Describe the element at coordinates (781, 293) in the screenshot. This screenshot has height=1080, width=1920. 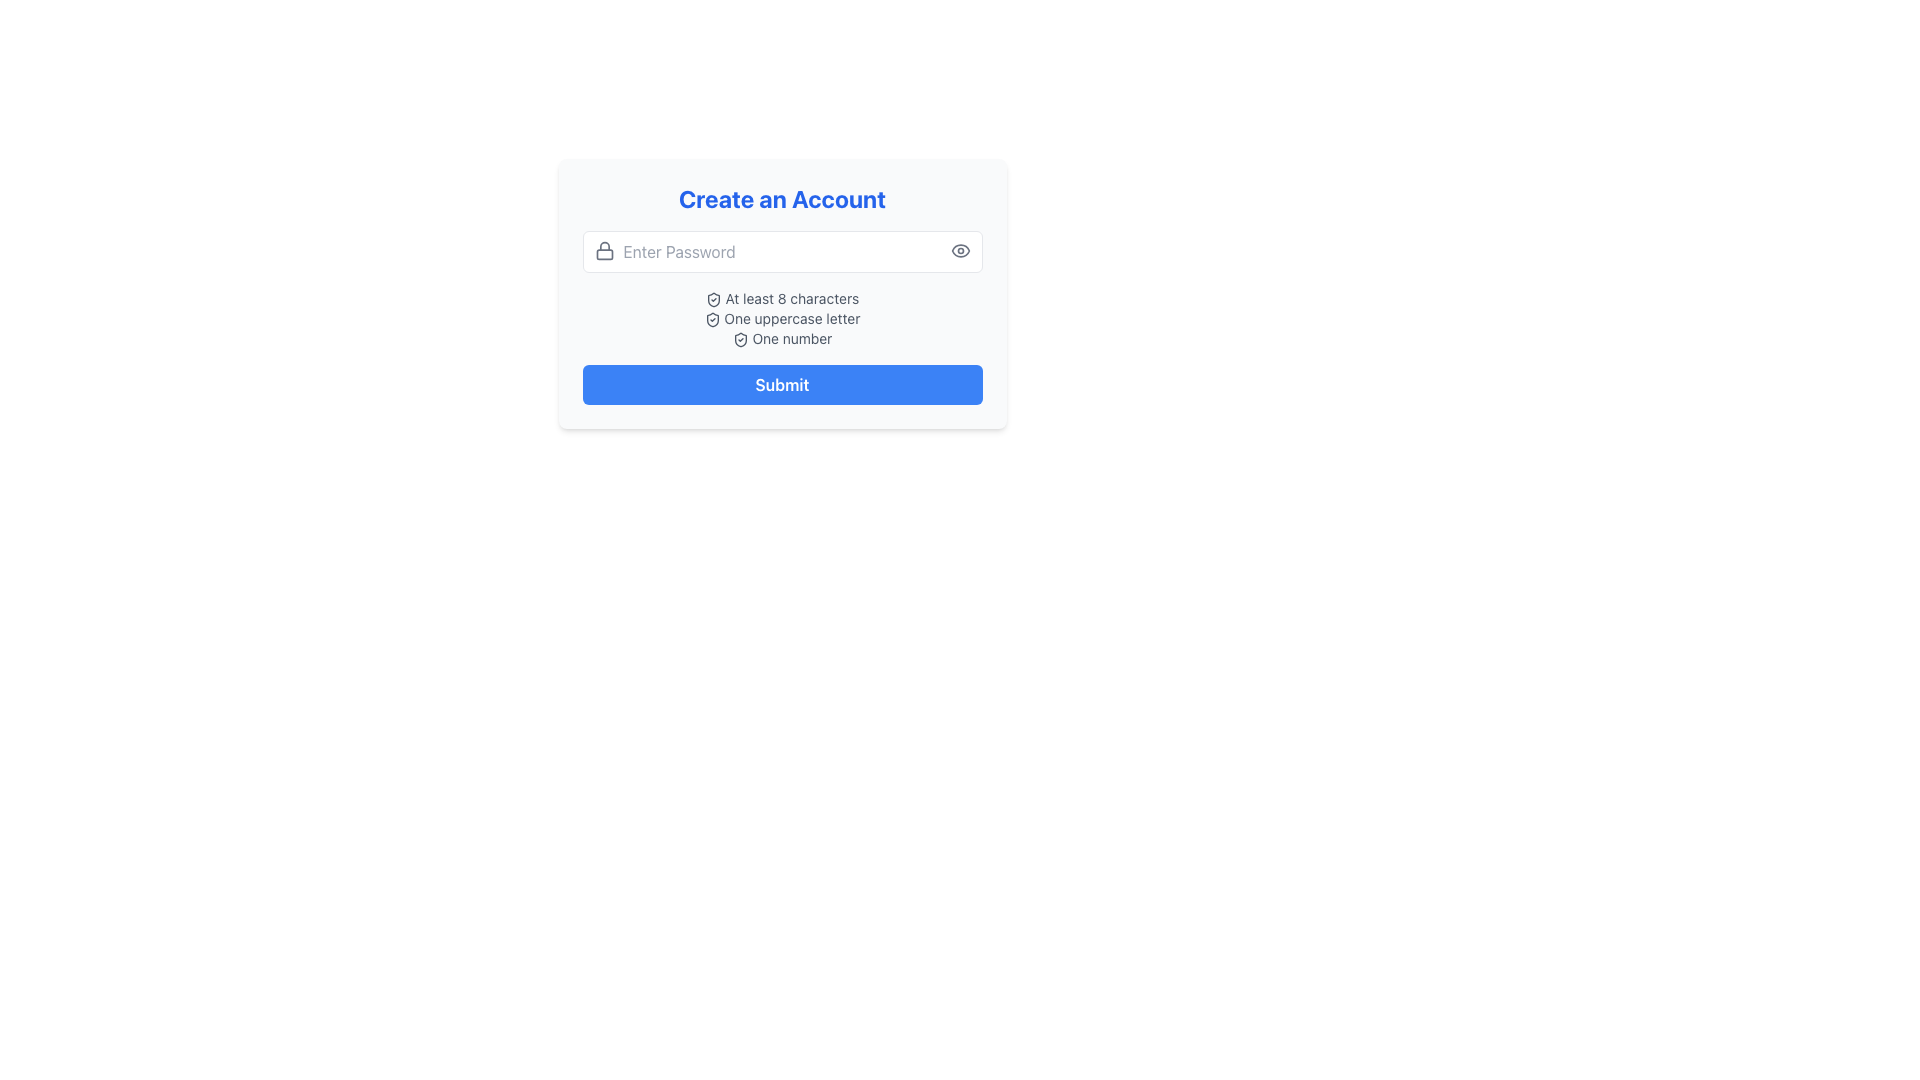
I see `the text or icons within the password creation section, which is centrally located below the 'Create an Account' title and above the 'Submit' button` at that location.